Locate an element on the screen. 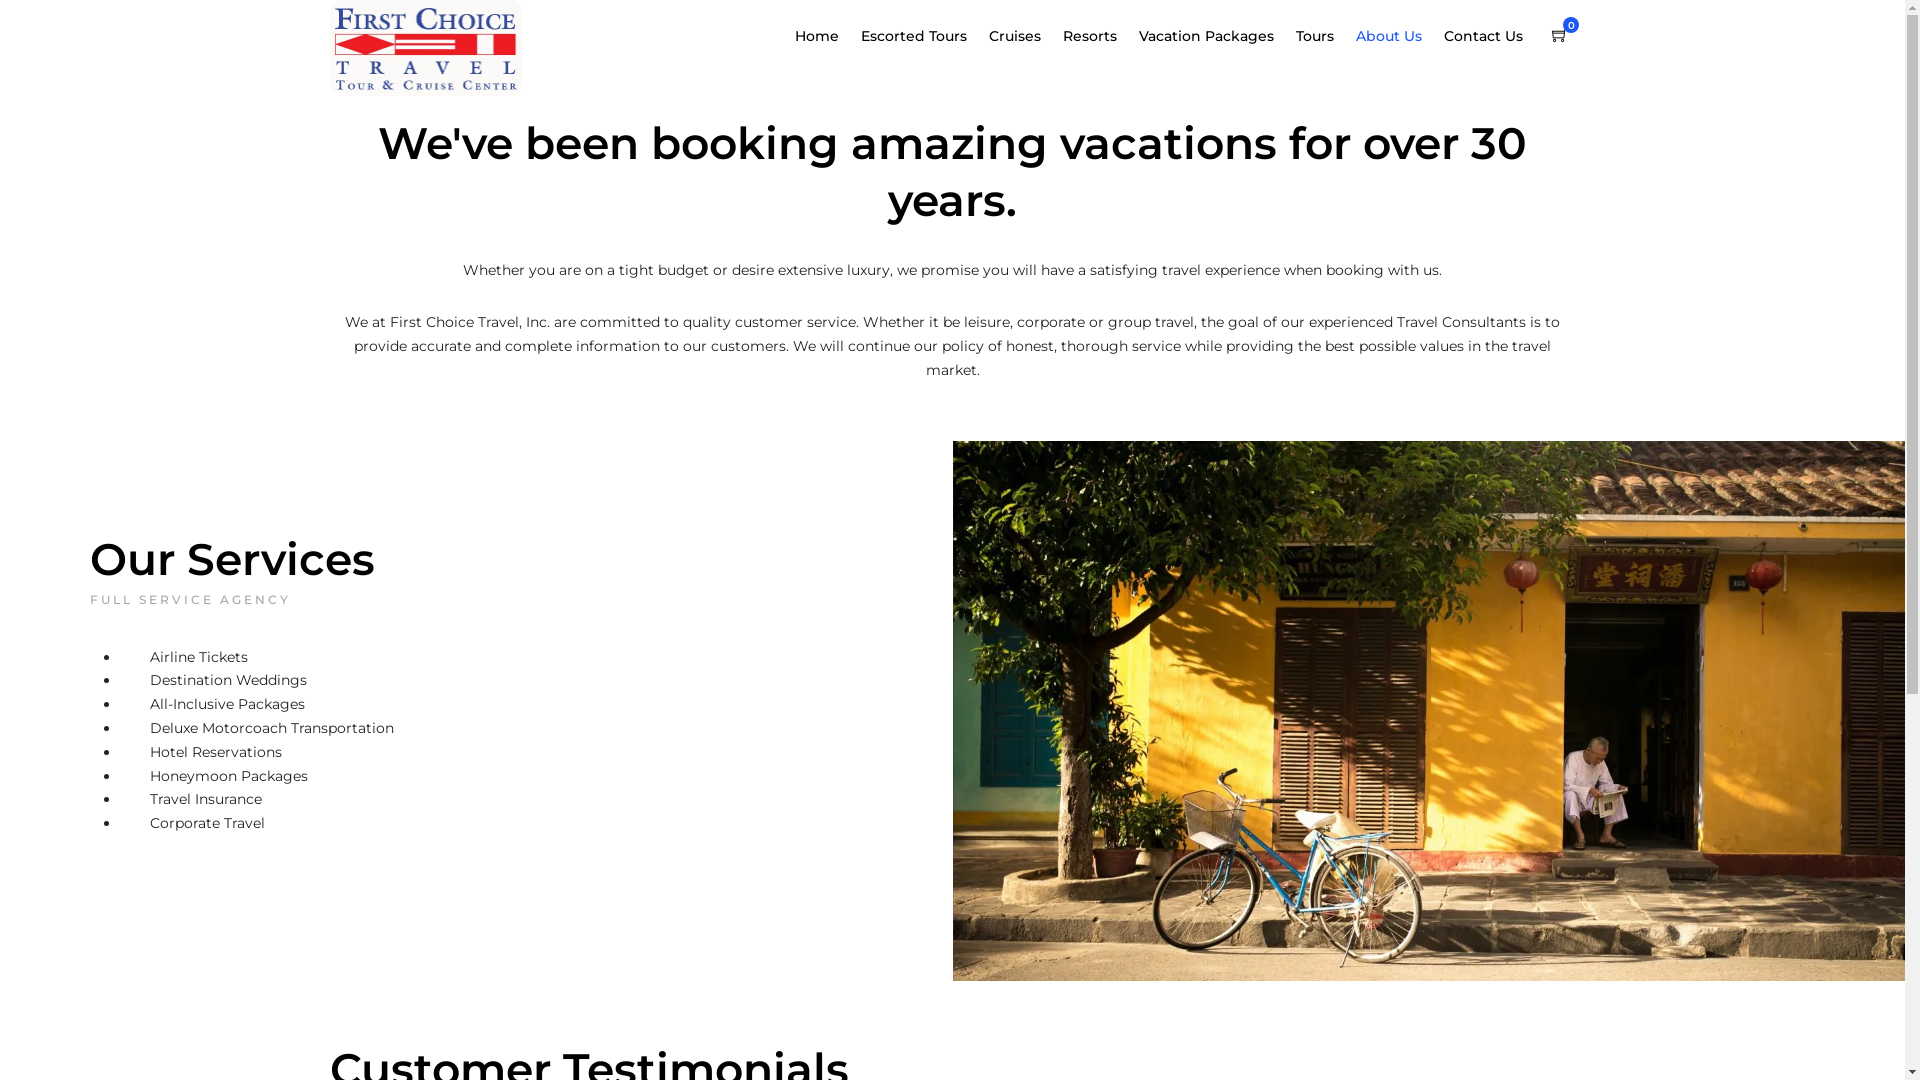 The image size is (1920, 1080). 'Resorts' is located at coordinates (1097, 37).